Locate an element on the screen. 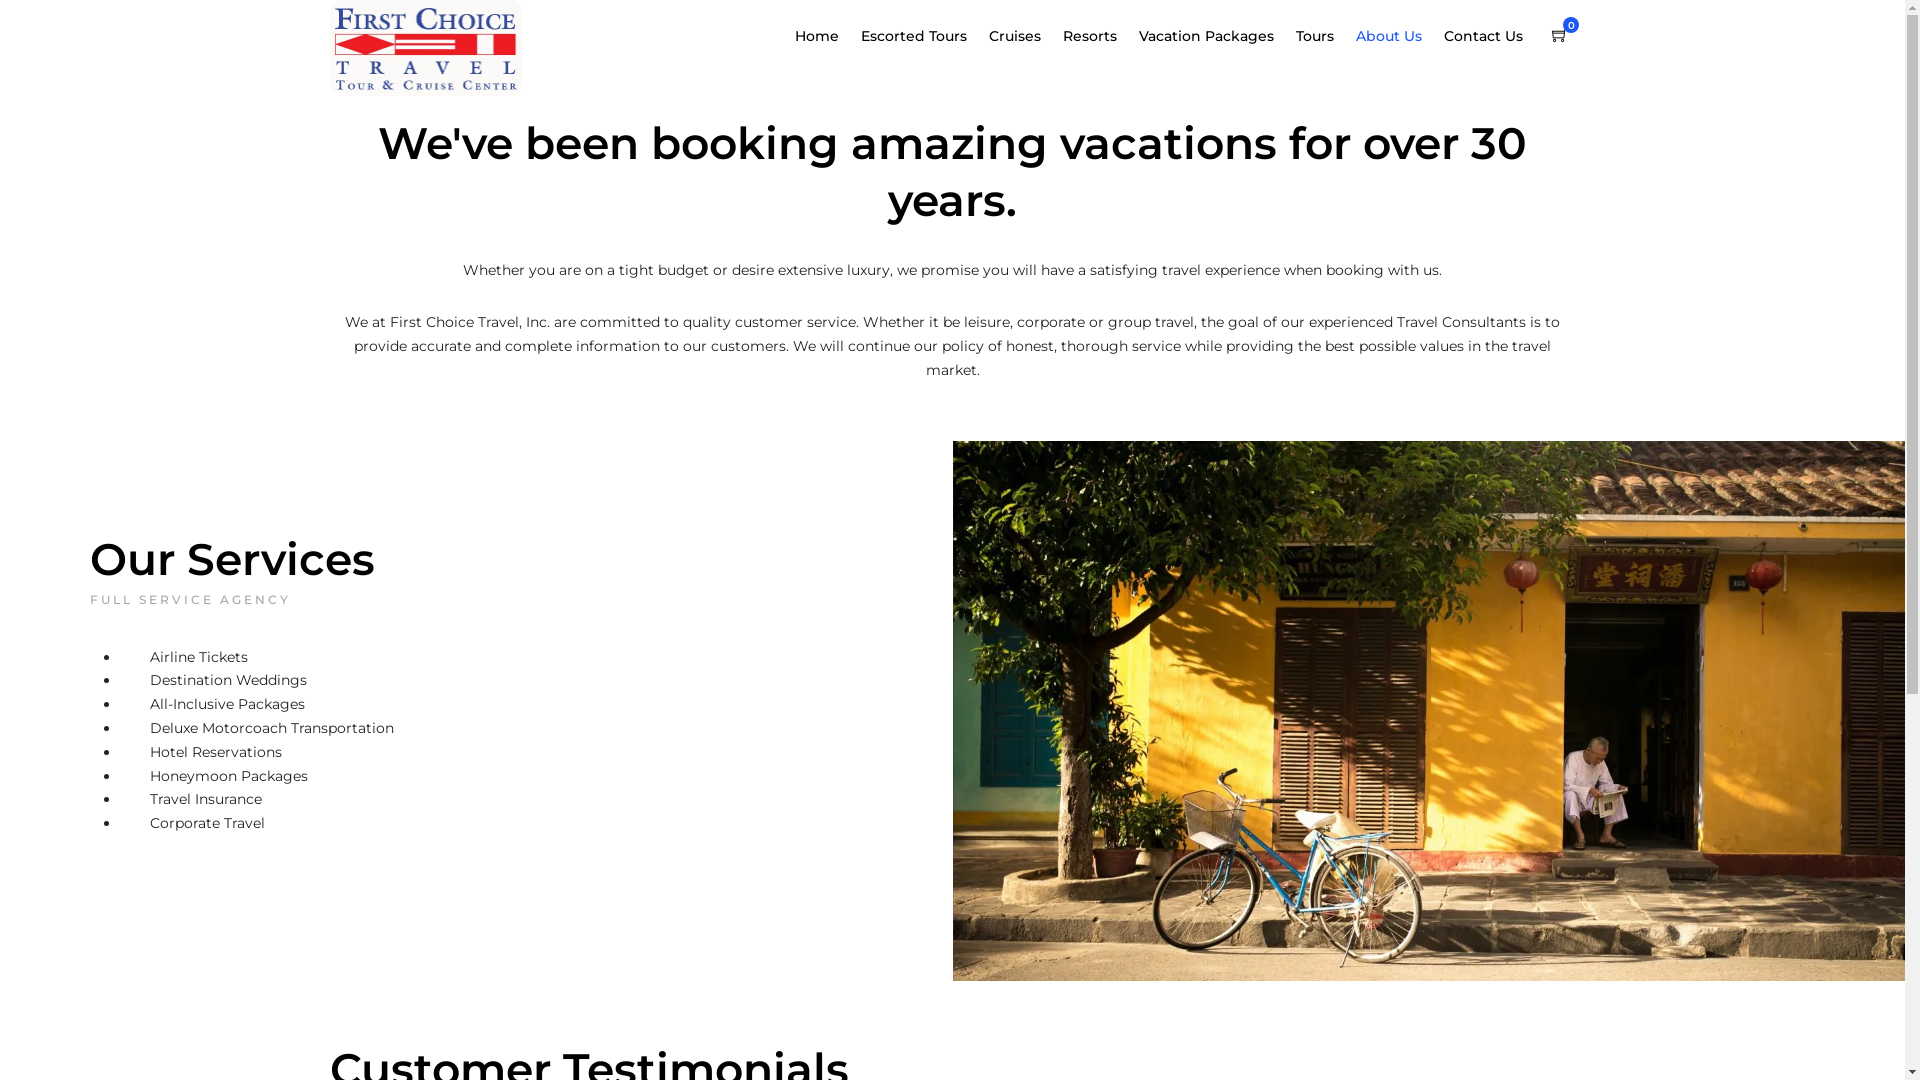 The image size is (1920, 1080). 'Resorts' is located at coordinates (1097, 37).